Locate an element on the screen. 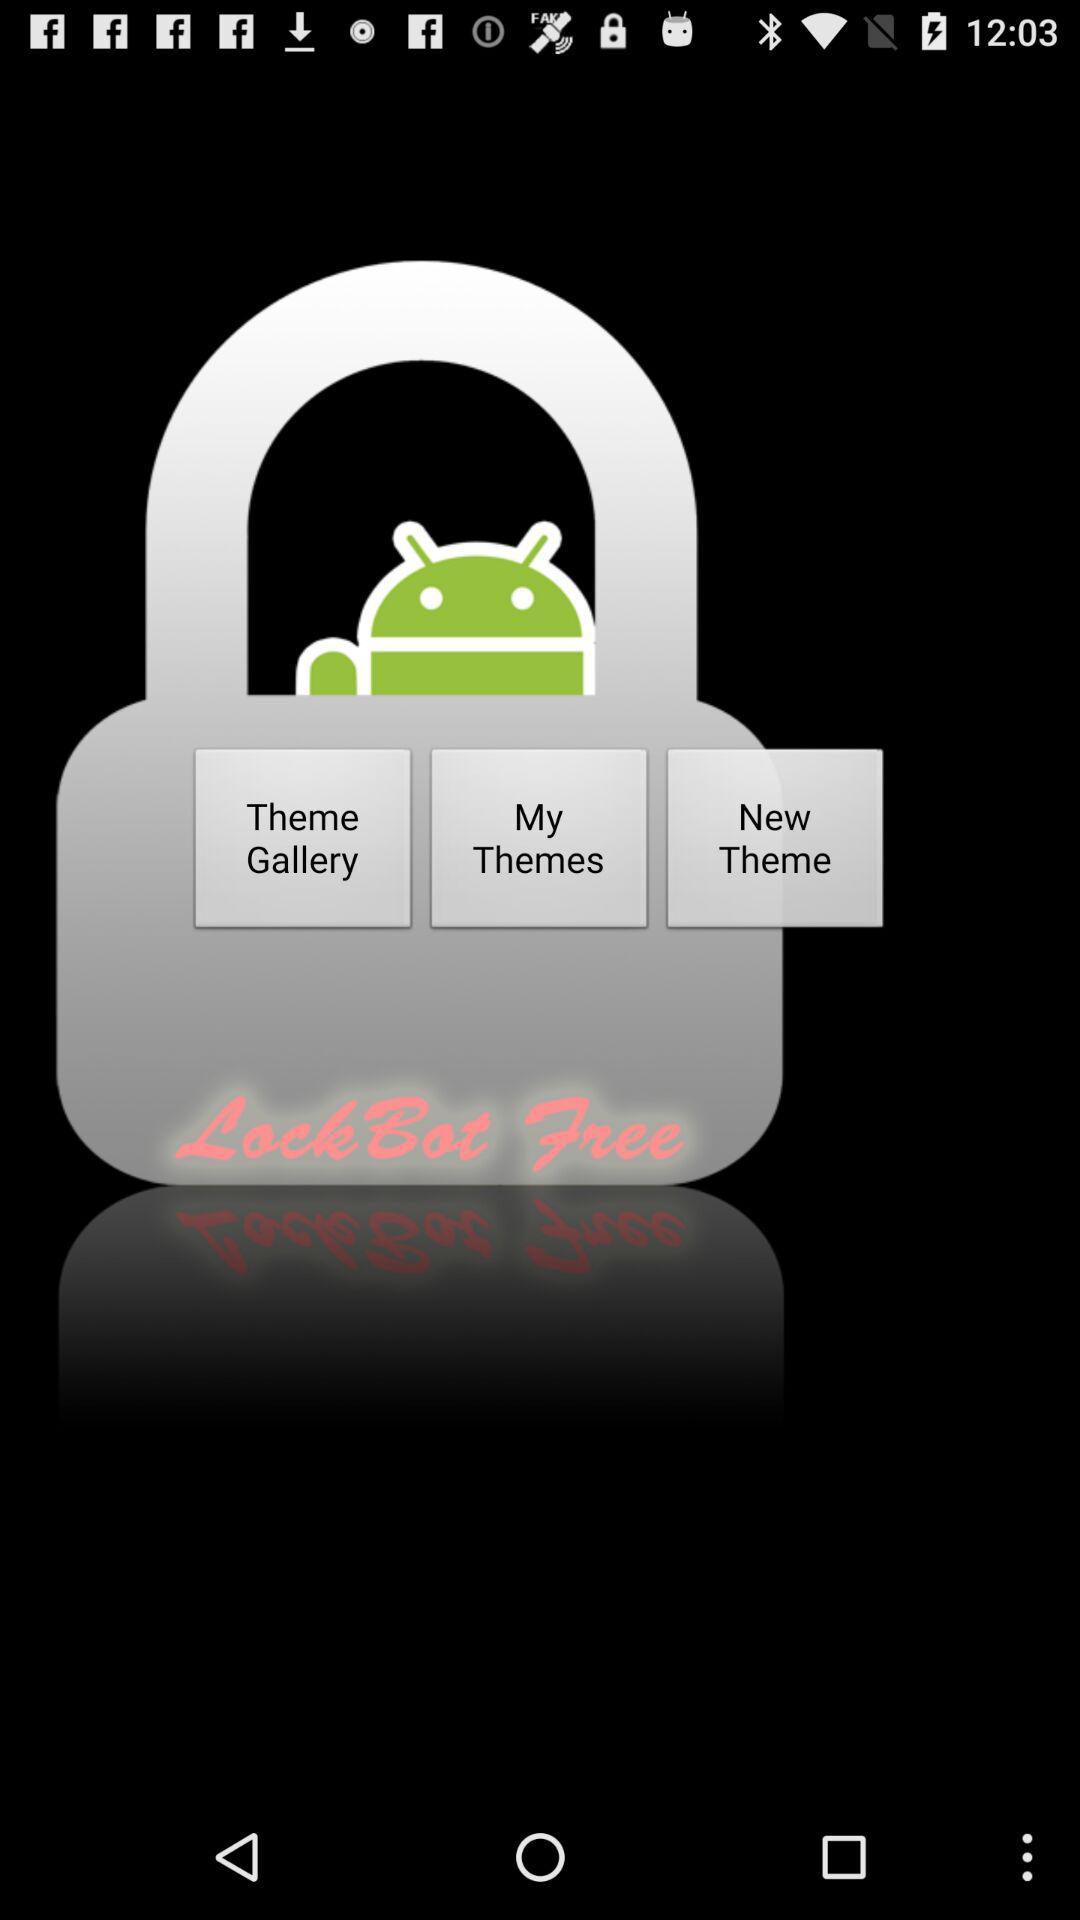  new theme item is located at coordinates (774, 844).